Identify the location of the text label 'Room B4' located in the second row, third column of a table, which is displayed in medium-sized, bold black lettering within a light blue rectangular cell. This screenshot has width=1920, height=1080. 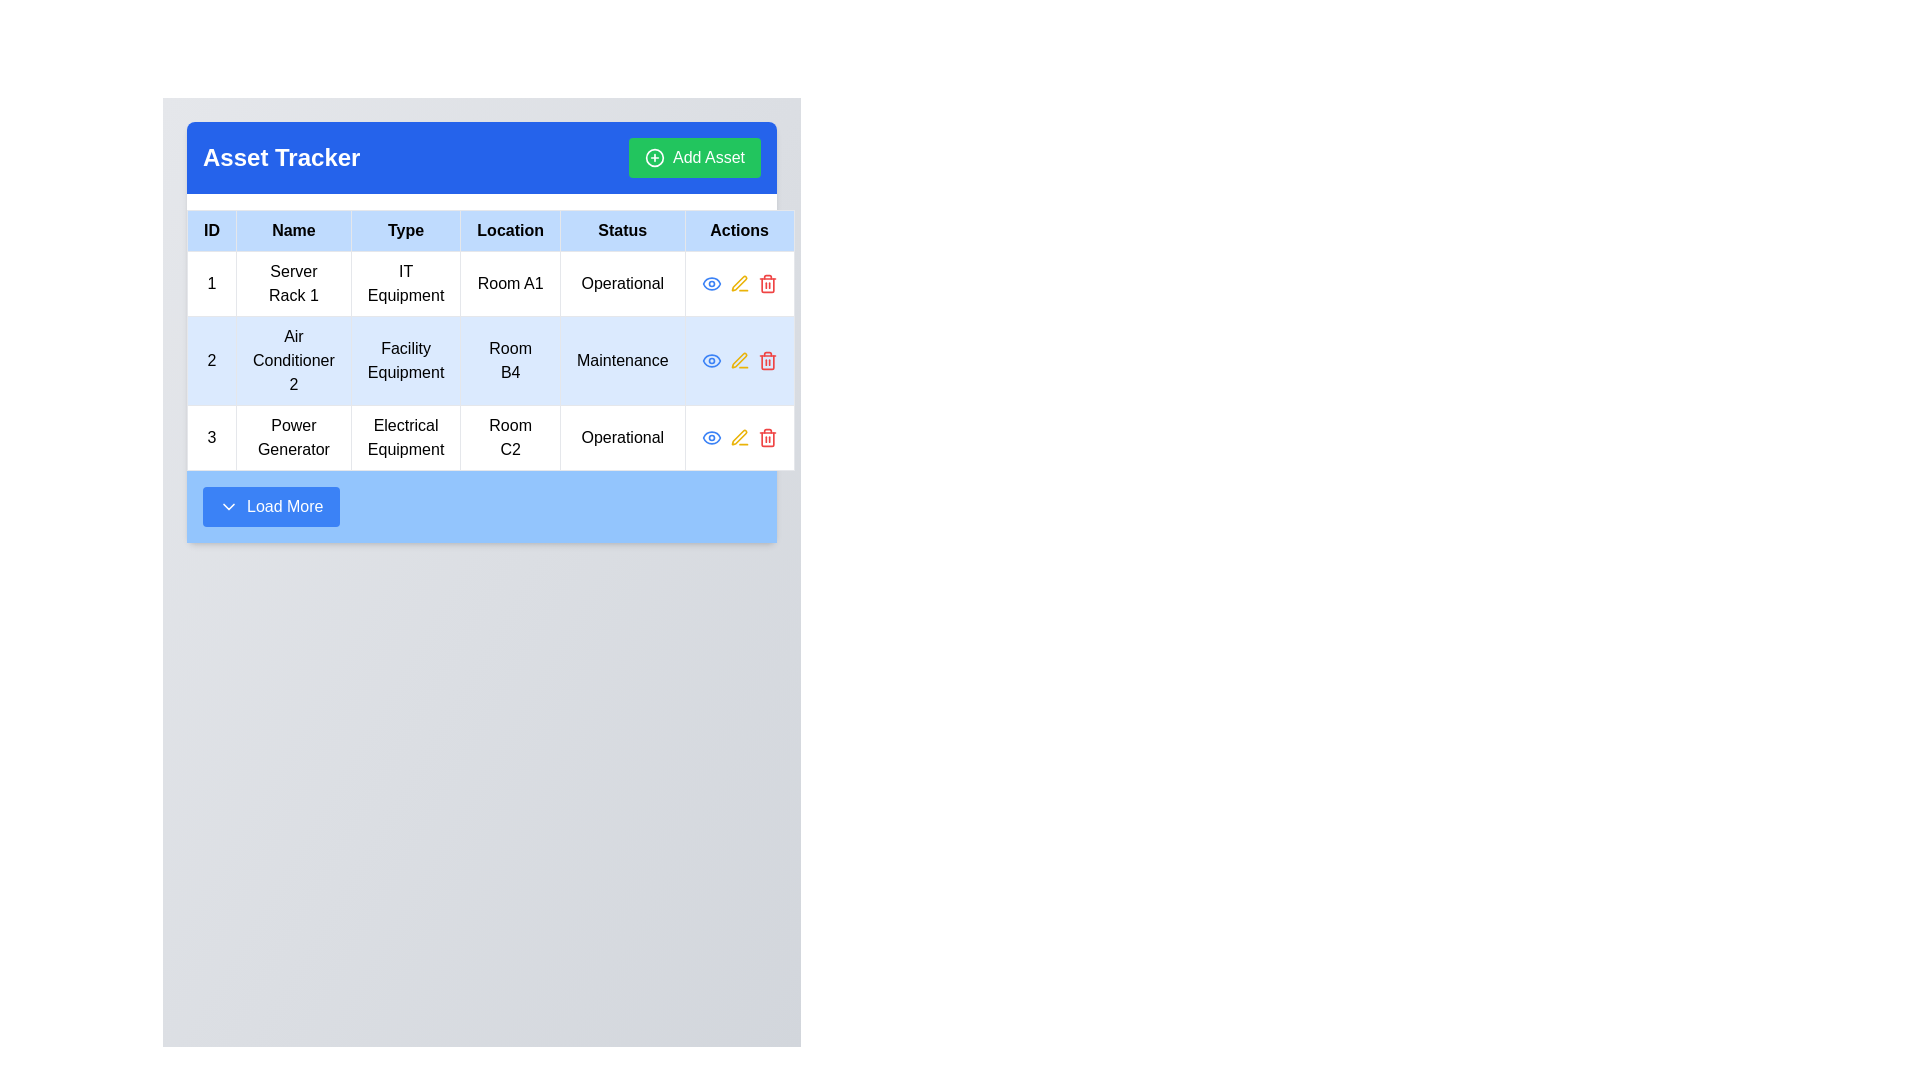
(510, 361).